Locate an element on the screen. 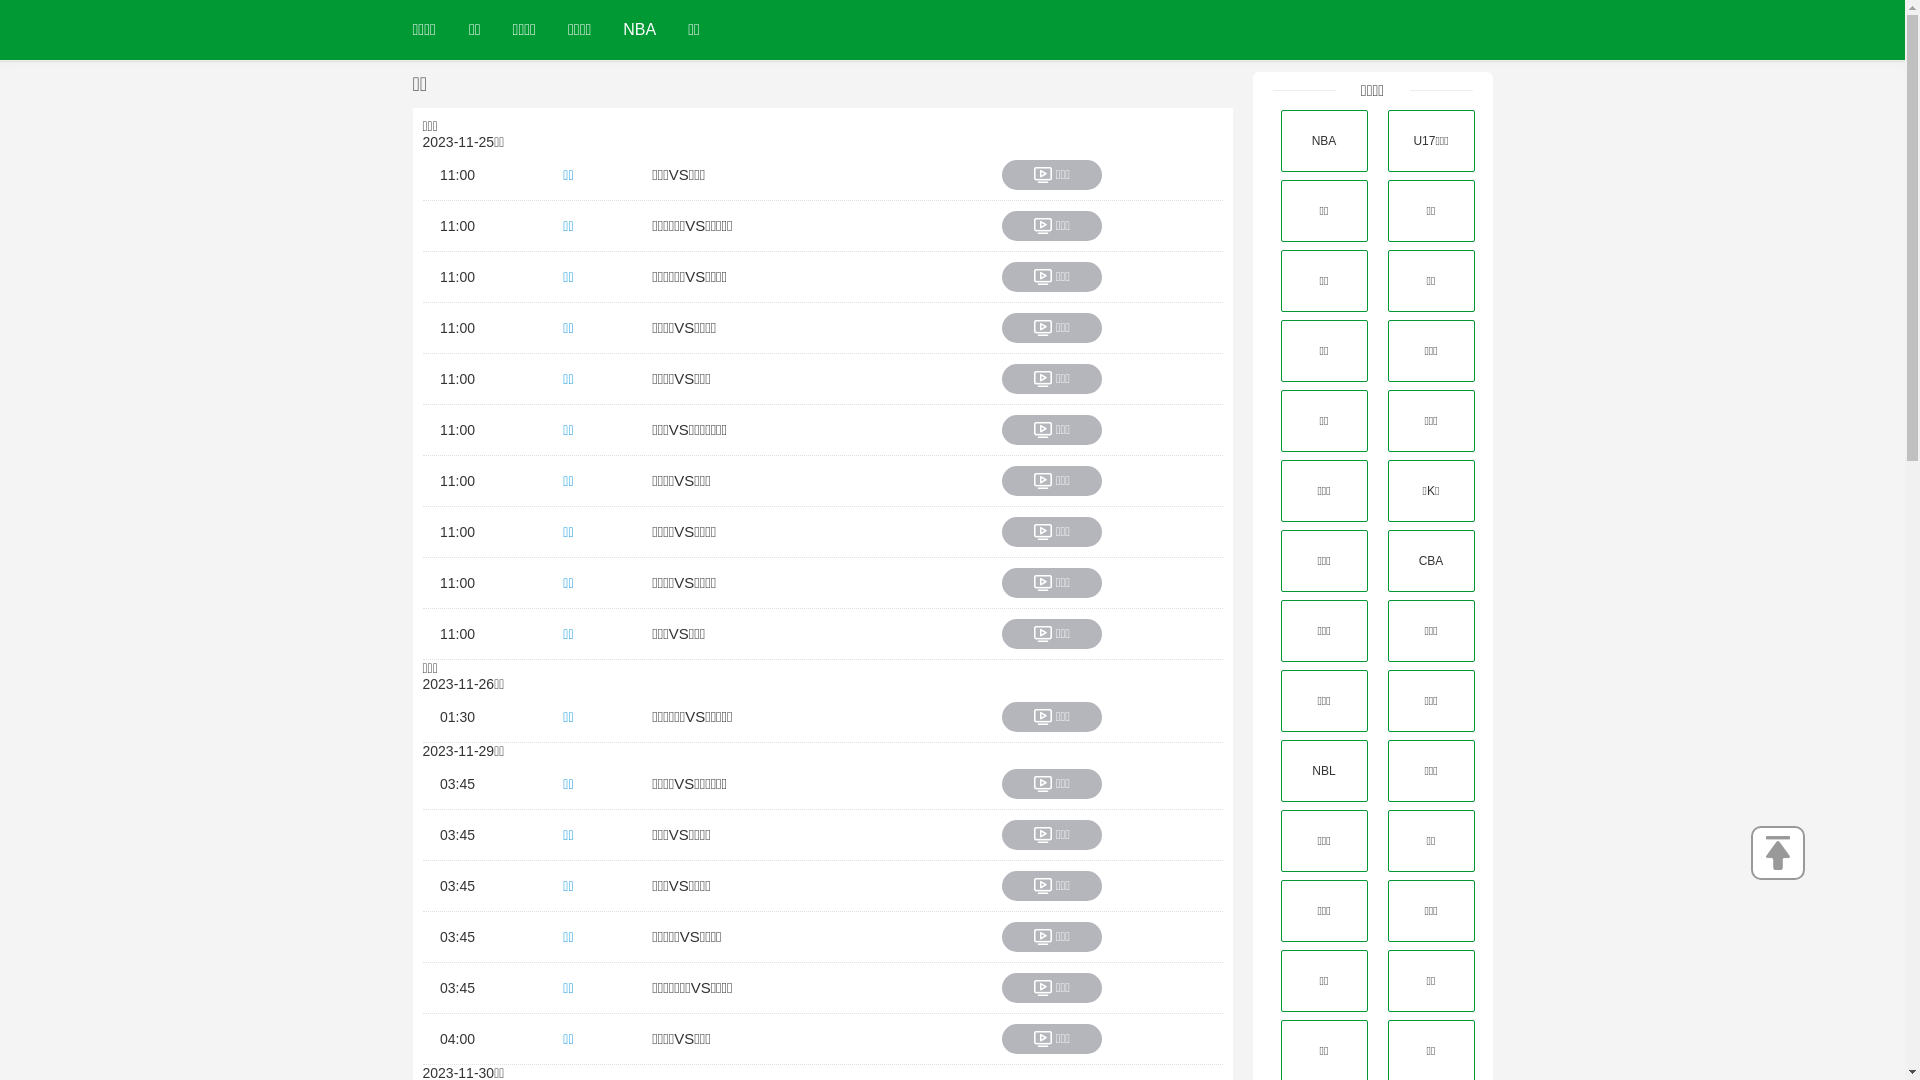 The image size is (1920, 1080). '03:45' is located at coordinates (456, 782).